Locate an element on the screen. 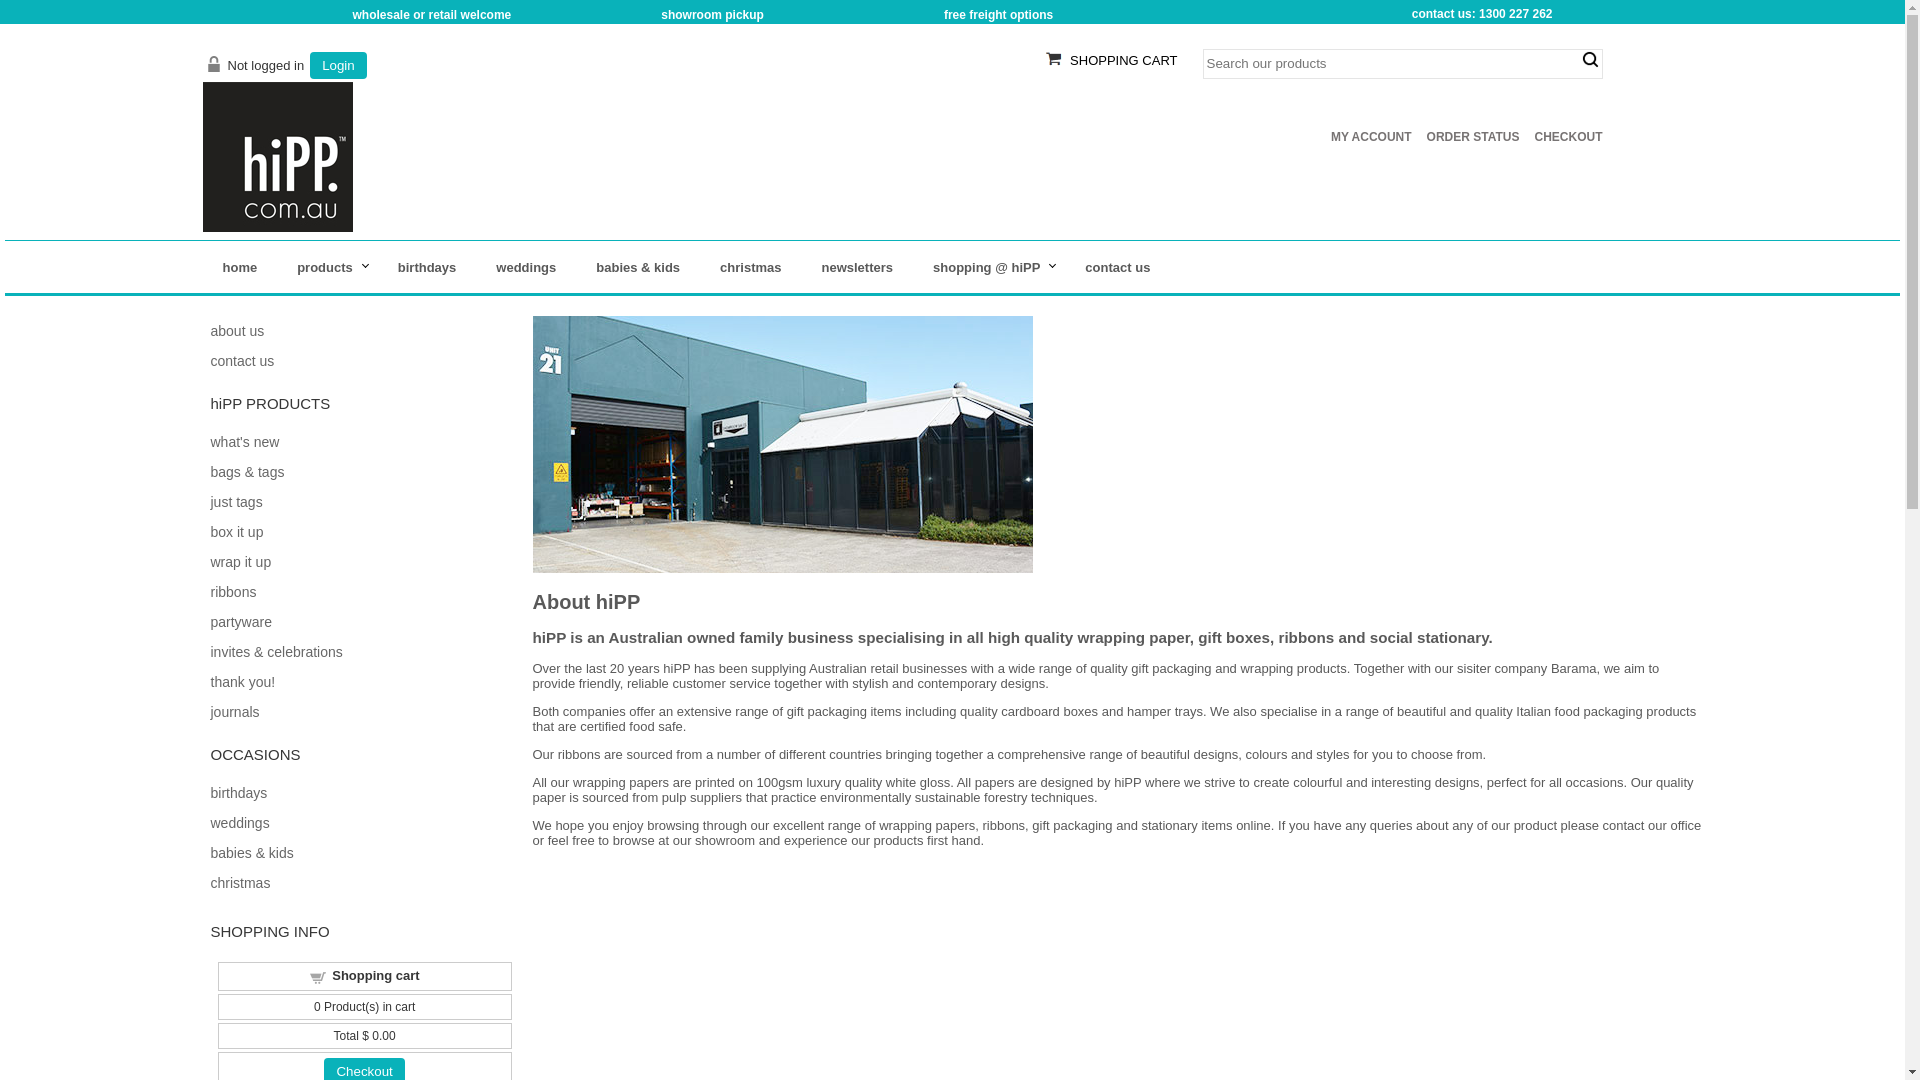 This screenshot has width=1920, height=1080. 'newsletters' is located at coordinates (858, 266).